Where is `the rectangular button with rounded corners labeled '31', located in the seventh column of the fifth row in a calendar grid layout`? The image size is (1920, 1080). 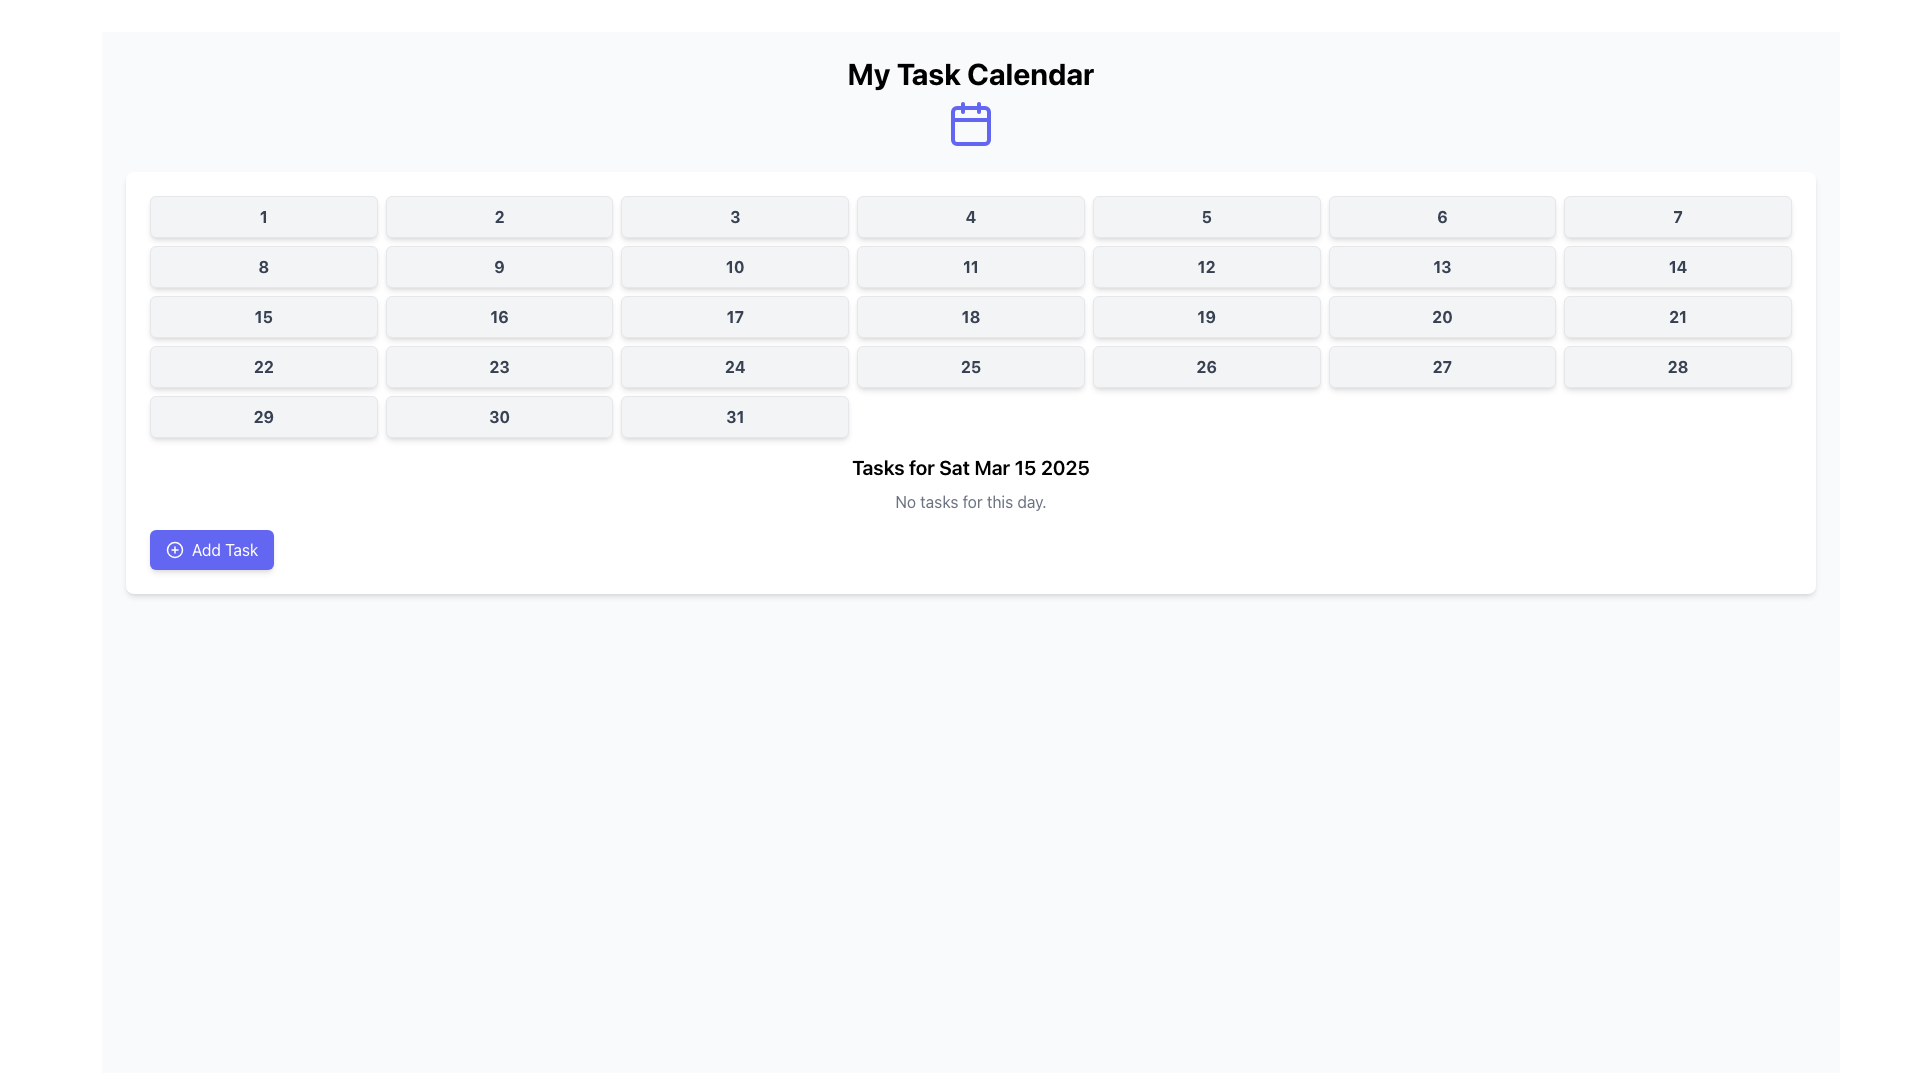
the rectangular button with rounded corners labeled '31', located in the seventh column of the fifth row in a calendar grid layout is located at coordinates (734, 415).